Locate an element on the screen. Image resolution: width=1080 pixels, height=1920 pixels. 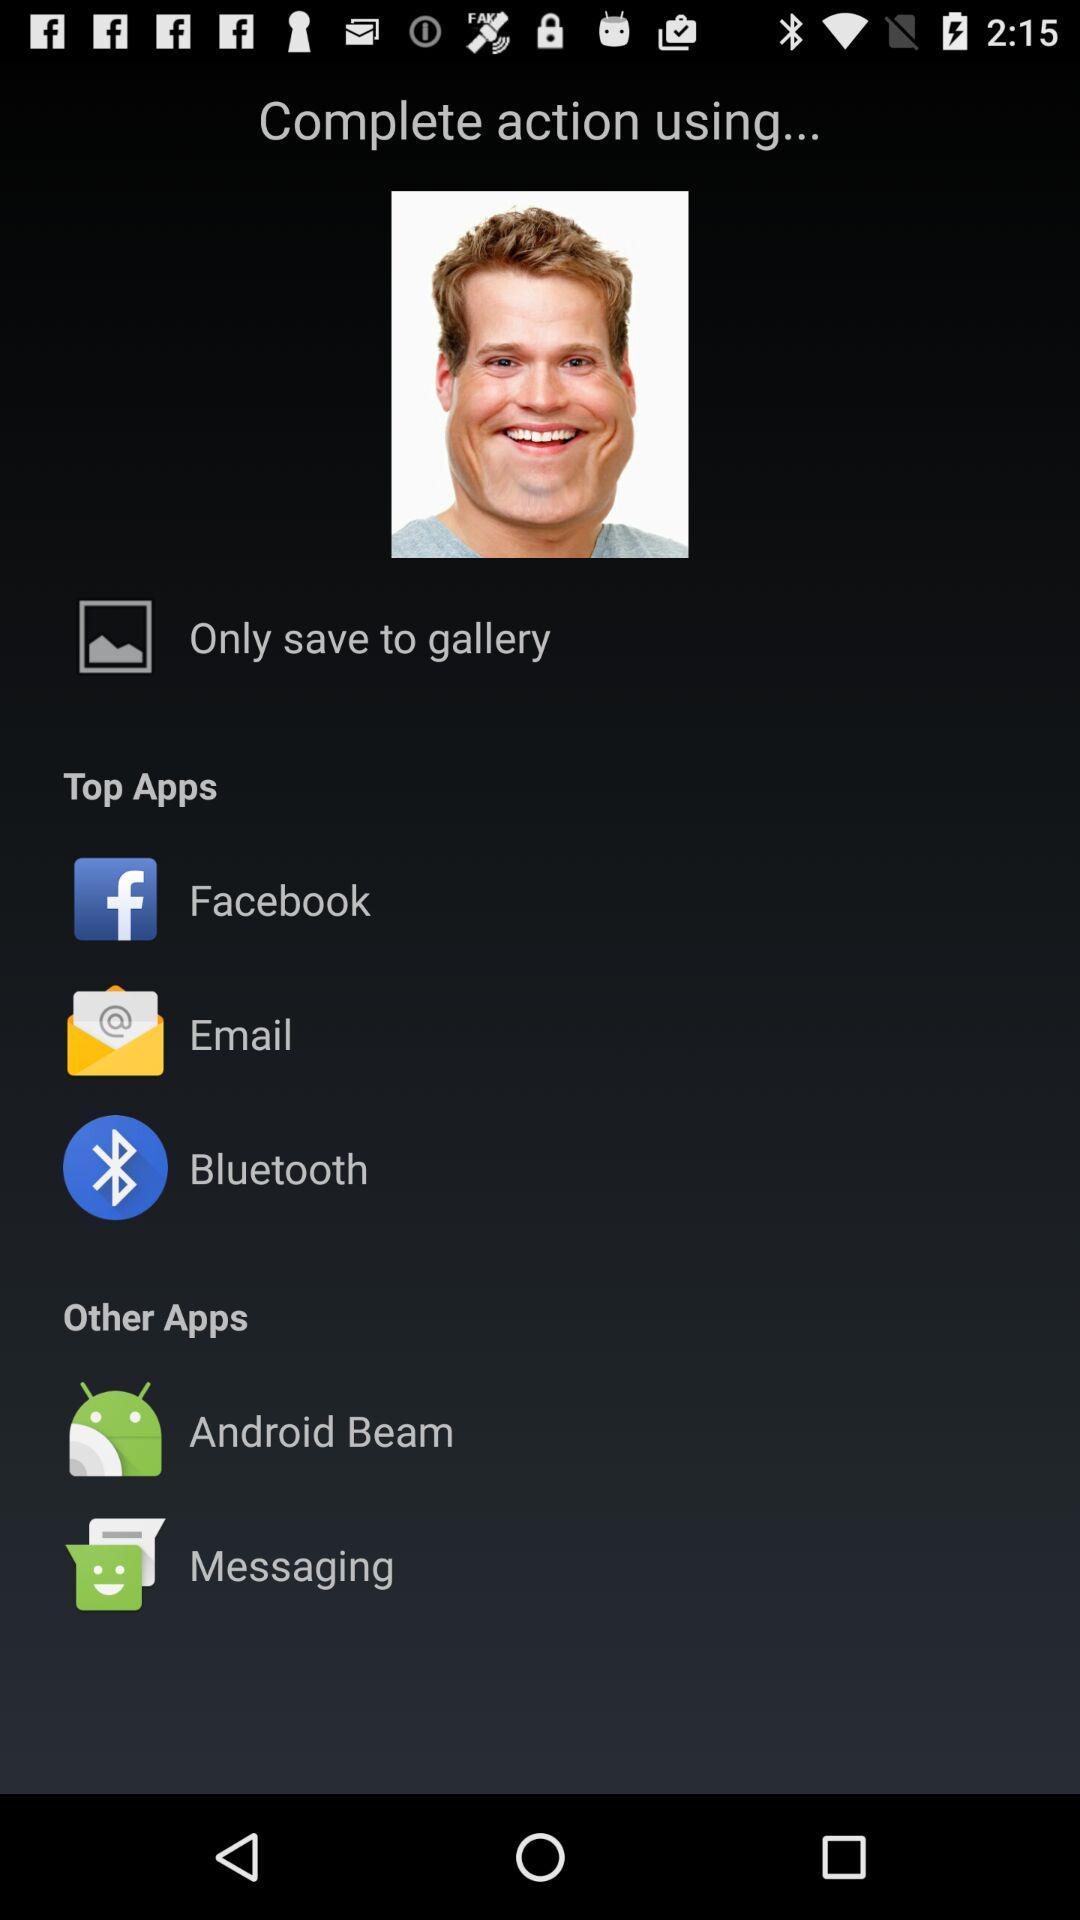
the messaging item is located at coordinates (291, 1563).